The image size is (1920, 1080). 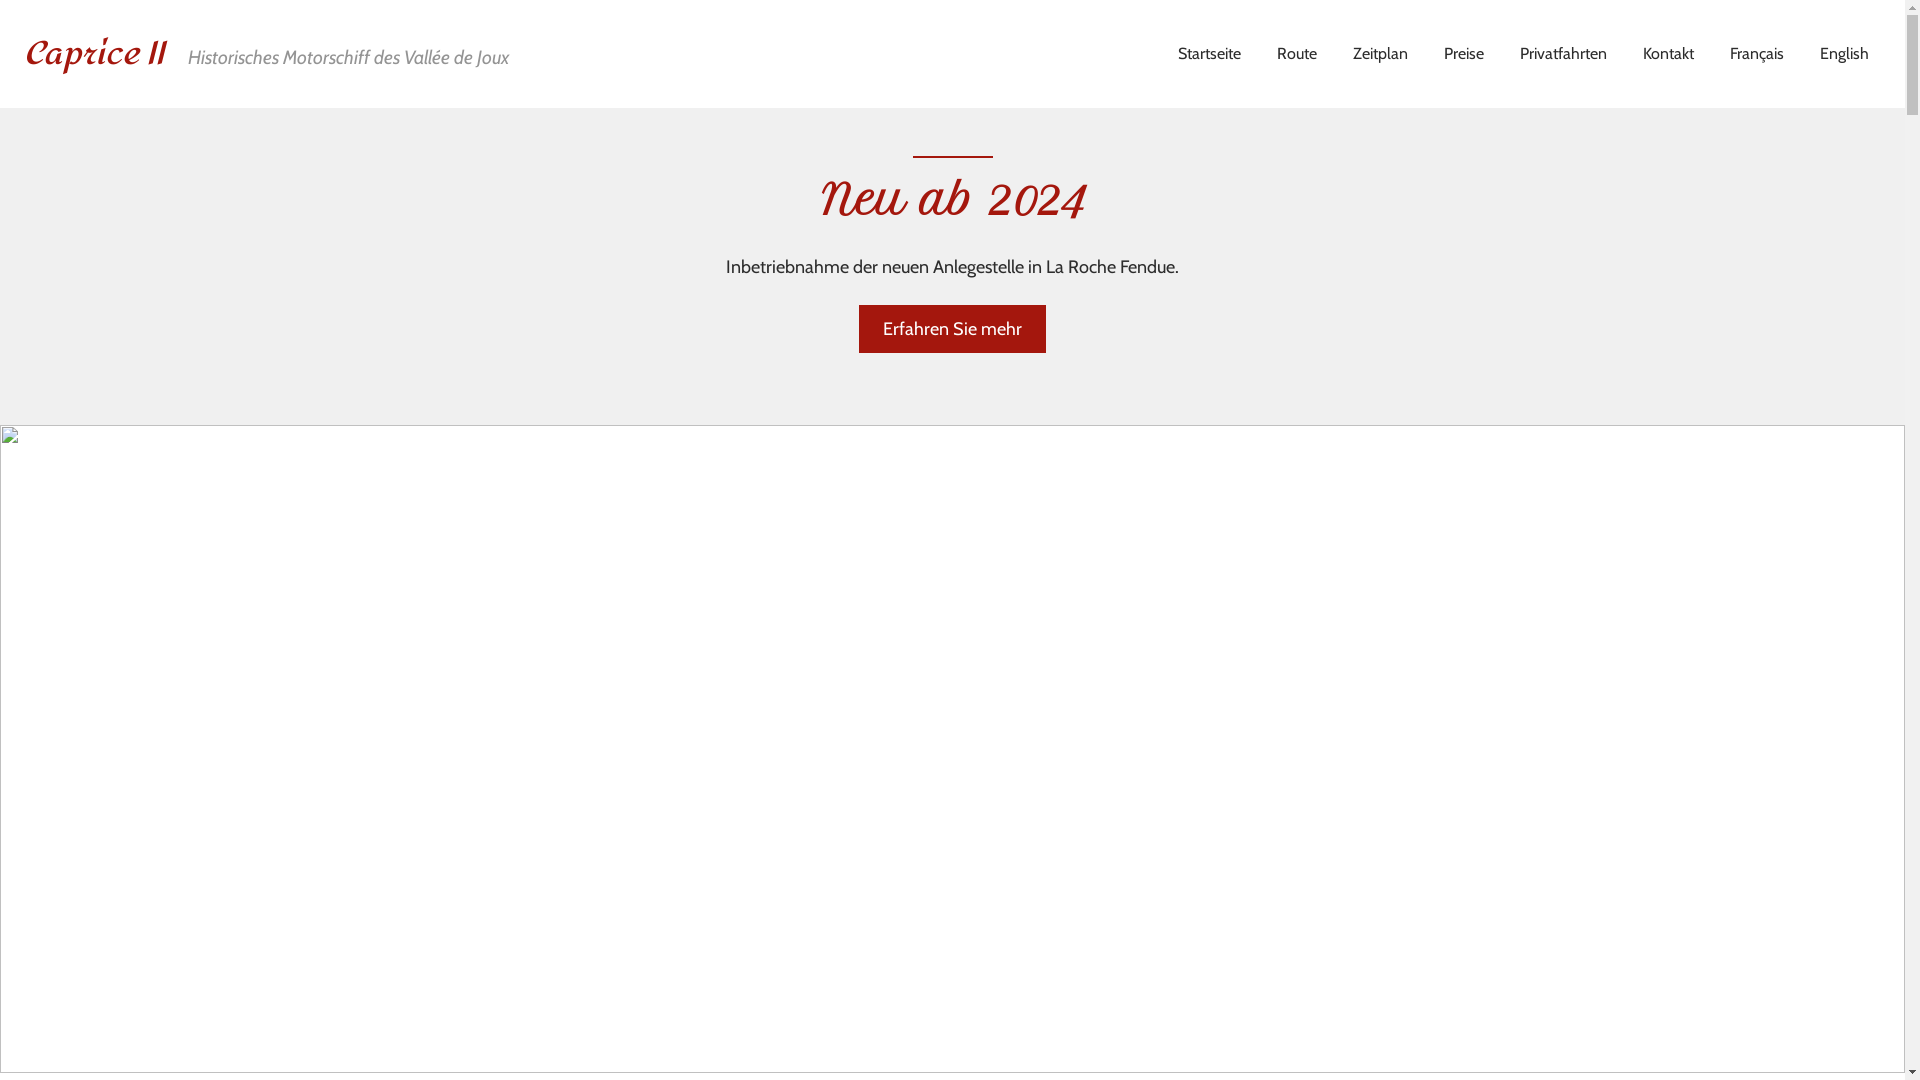 I want to click on 'Kontakt', so click(x=1668, y=53).